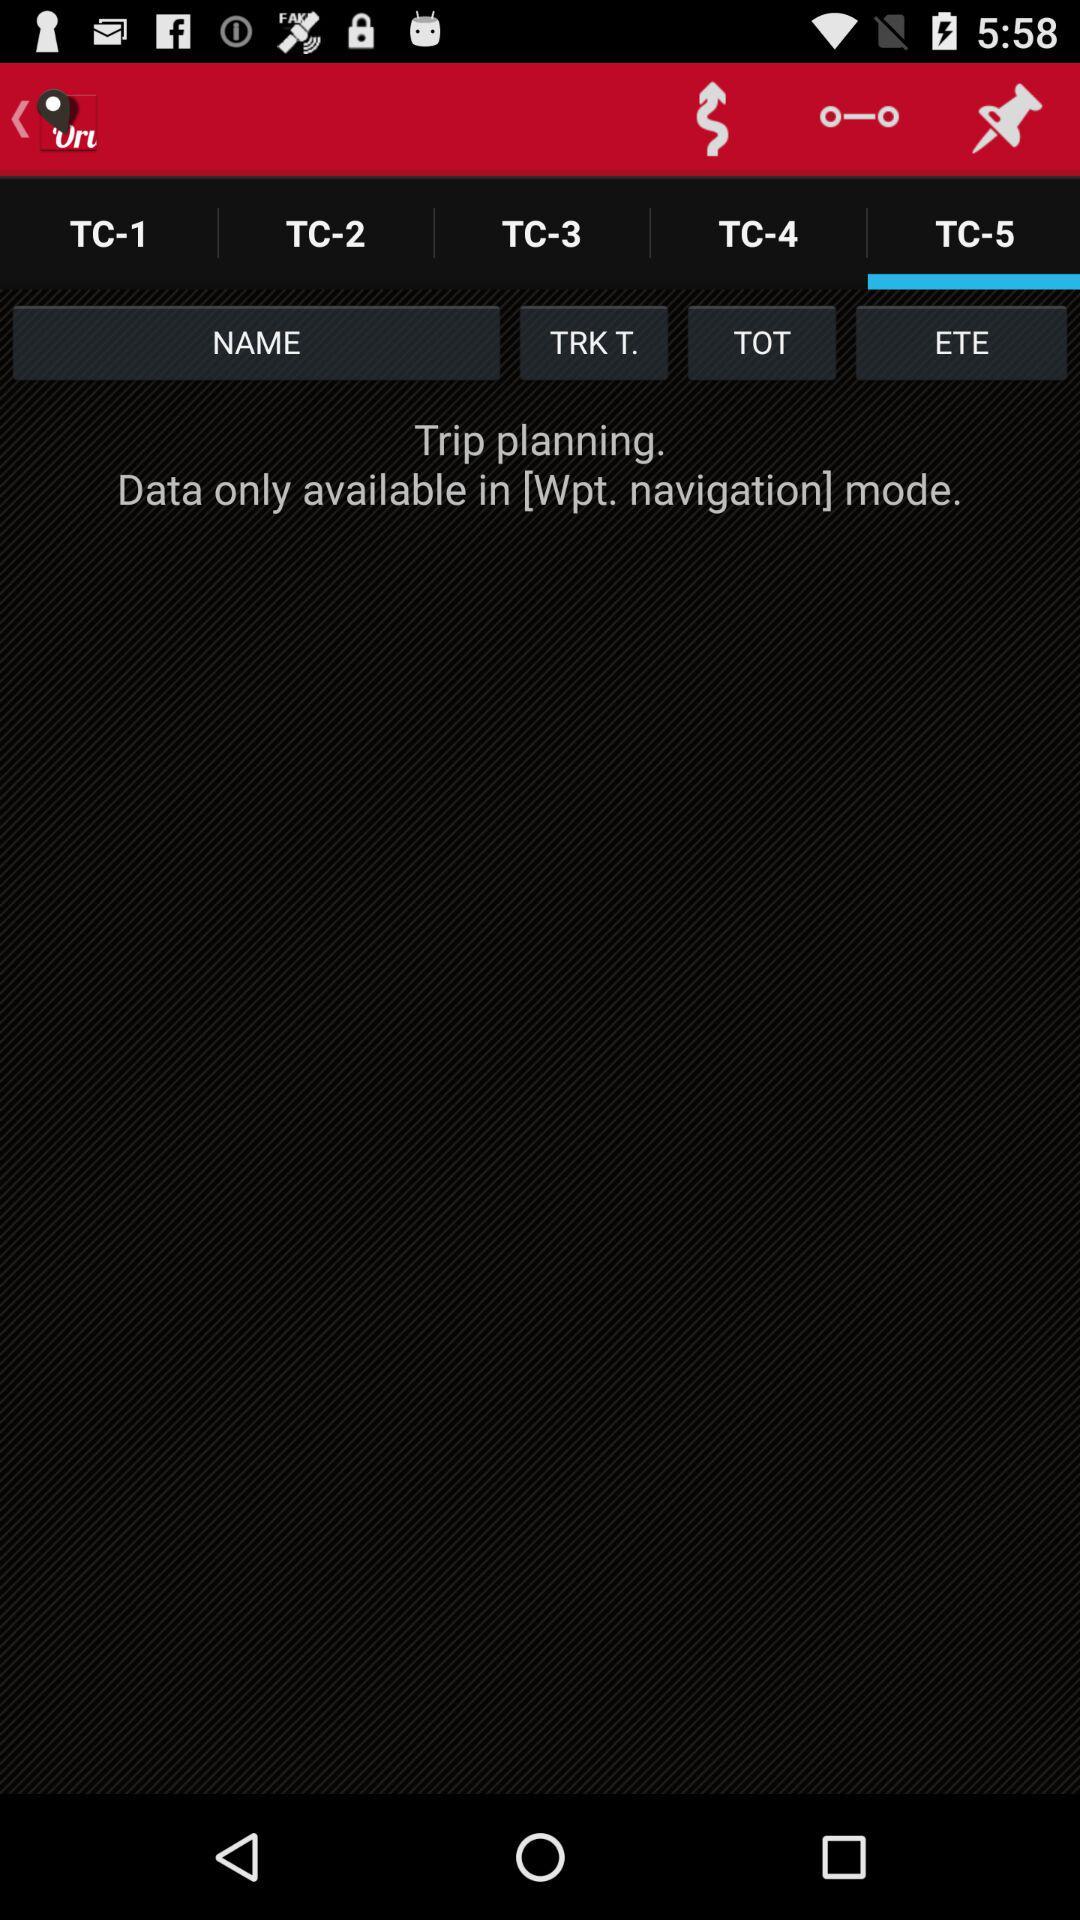 The width and height of the screenshot is (1080, 1920). What do you see at coordinates (593, 341) in the screenshot?
I see `item next to name` at bounding box center [593, 341].